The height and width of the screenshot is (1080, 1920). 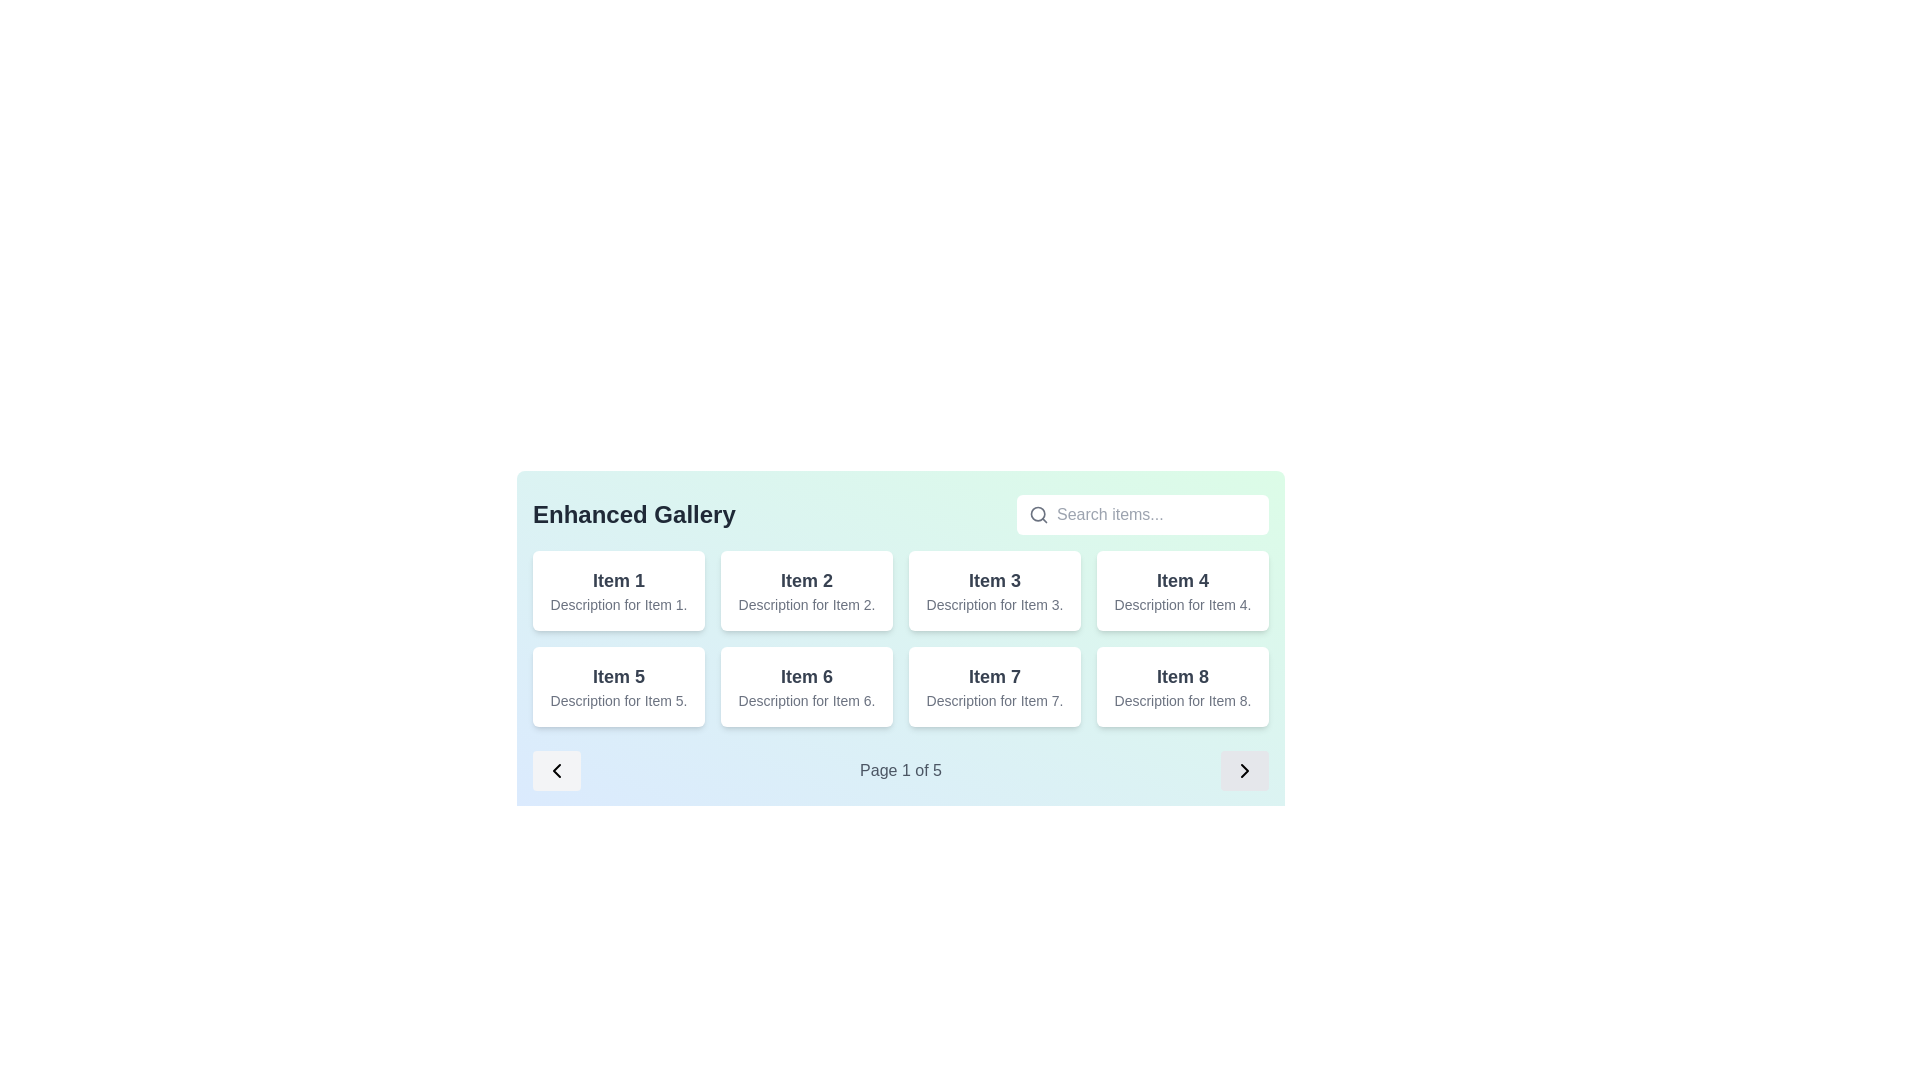 What do you see at coordinates (618, 676) in the screenshot?
I see `the text label that serves as the title for the card, labeled 'Item 5 Description for Item 5', located in the second row, first column of the grid layout` at bounding box center [618, 676].